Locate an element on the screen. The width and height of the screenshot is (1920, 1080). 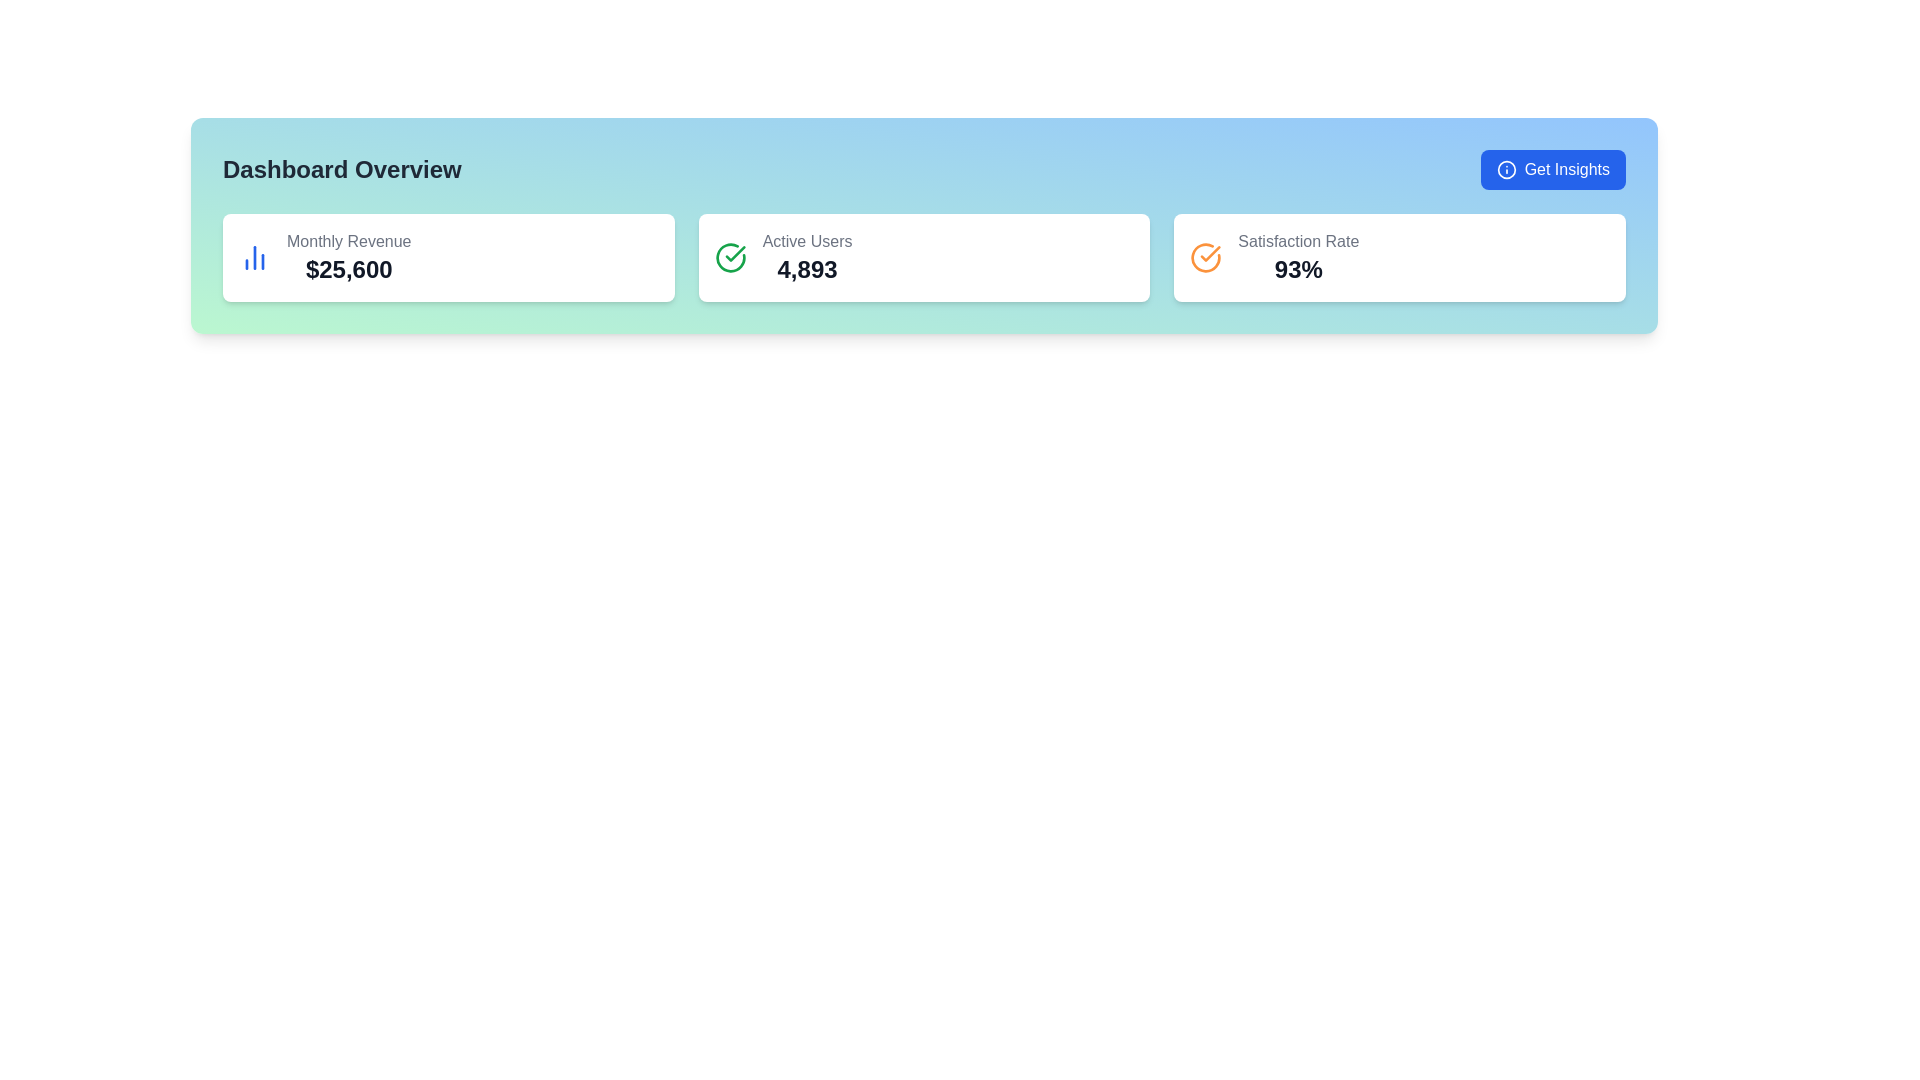
the textual label displaying '4,893' which is styled as large, bold black text within the 'Active Users' card on the dashboard is located at coordinates (807, 270).